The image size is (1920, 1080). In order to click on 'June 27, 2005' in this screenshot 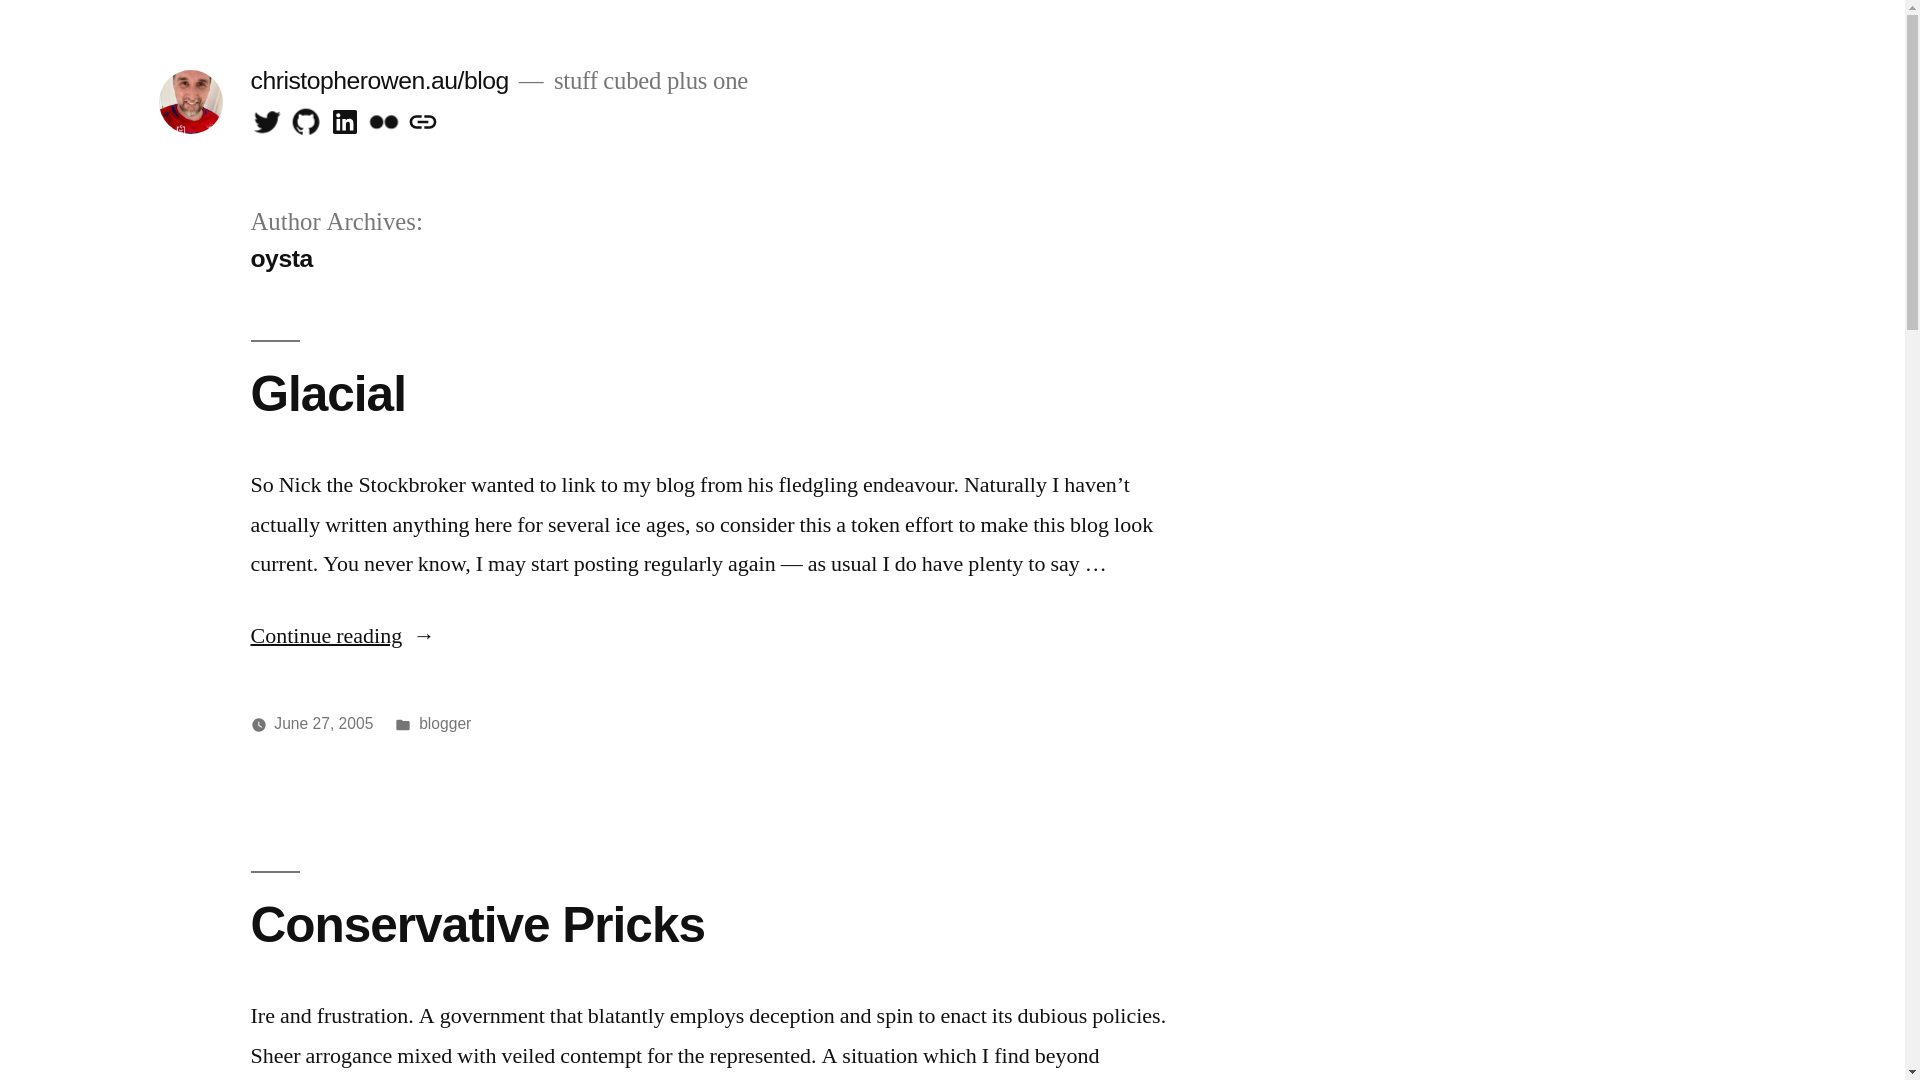, I will do `click(323, 723)`.